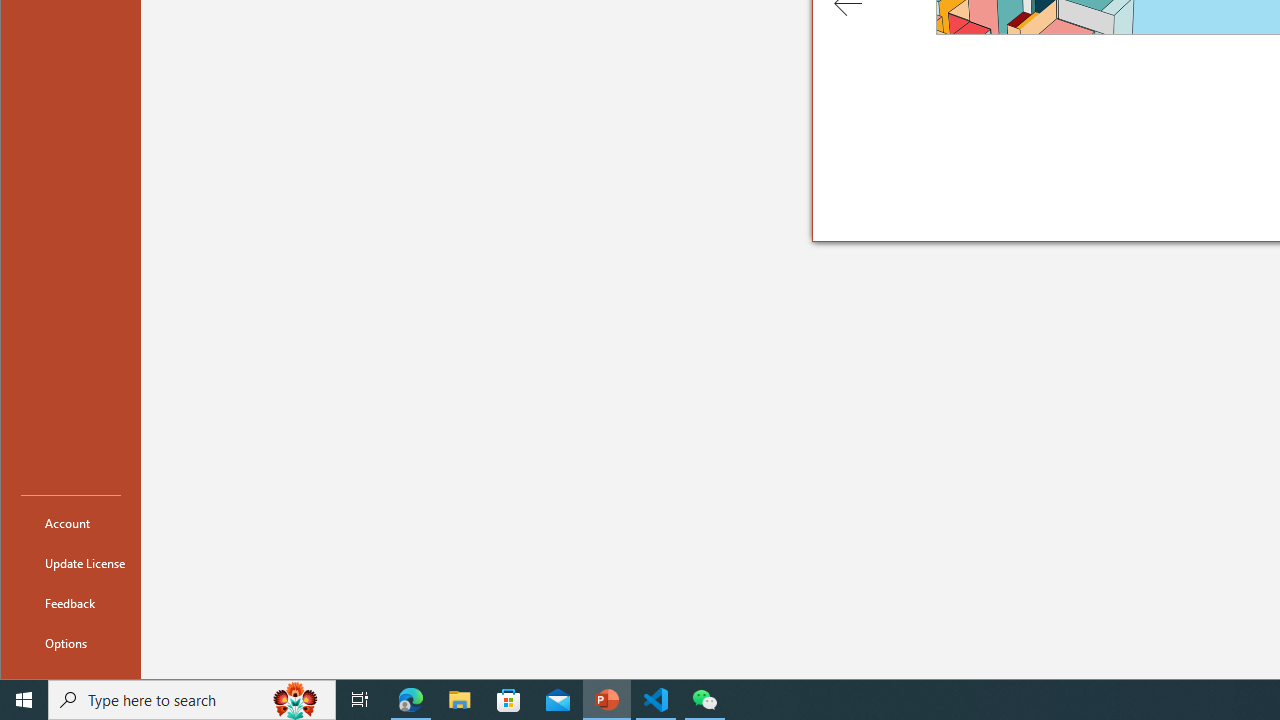 Image resolution: width=1280 pixels, height=720 pixels. Describe the element at coordinates (71, 602) in the screenshot. I see `'Feedback'` at that location.